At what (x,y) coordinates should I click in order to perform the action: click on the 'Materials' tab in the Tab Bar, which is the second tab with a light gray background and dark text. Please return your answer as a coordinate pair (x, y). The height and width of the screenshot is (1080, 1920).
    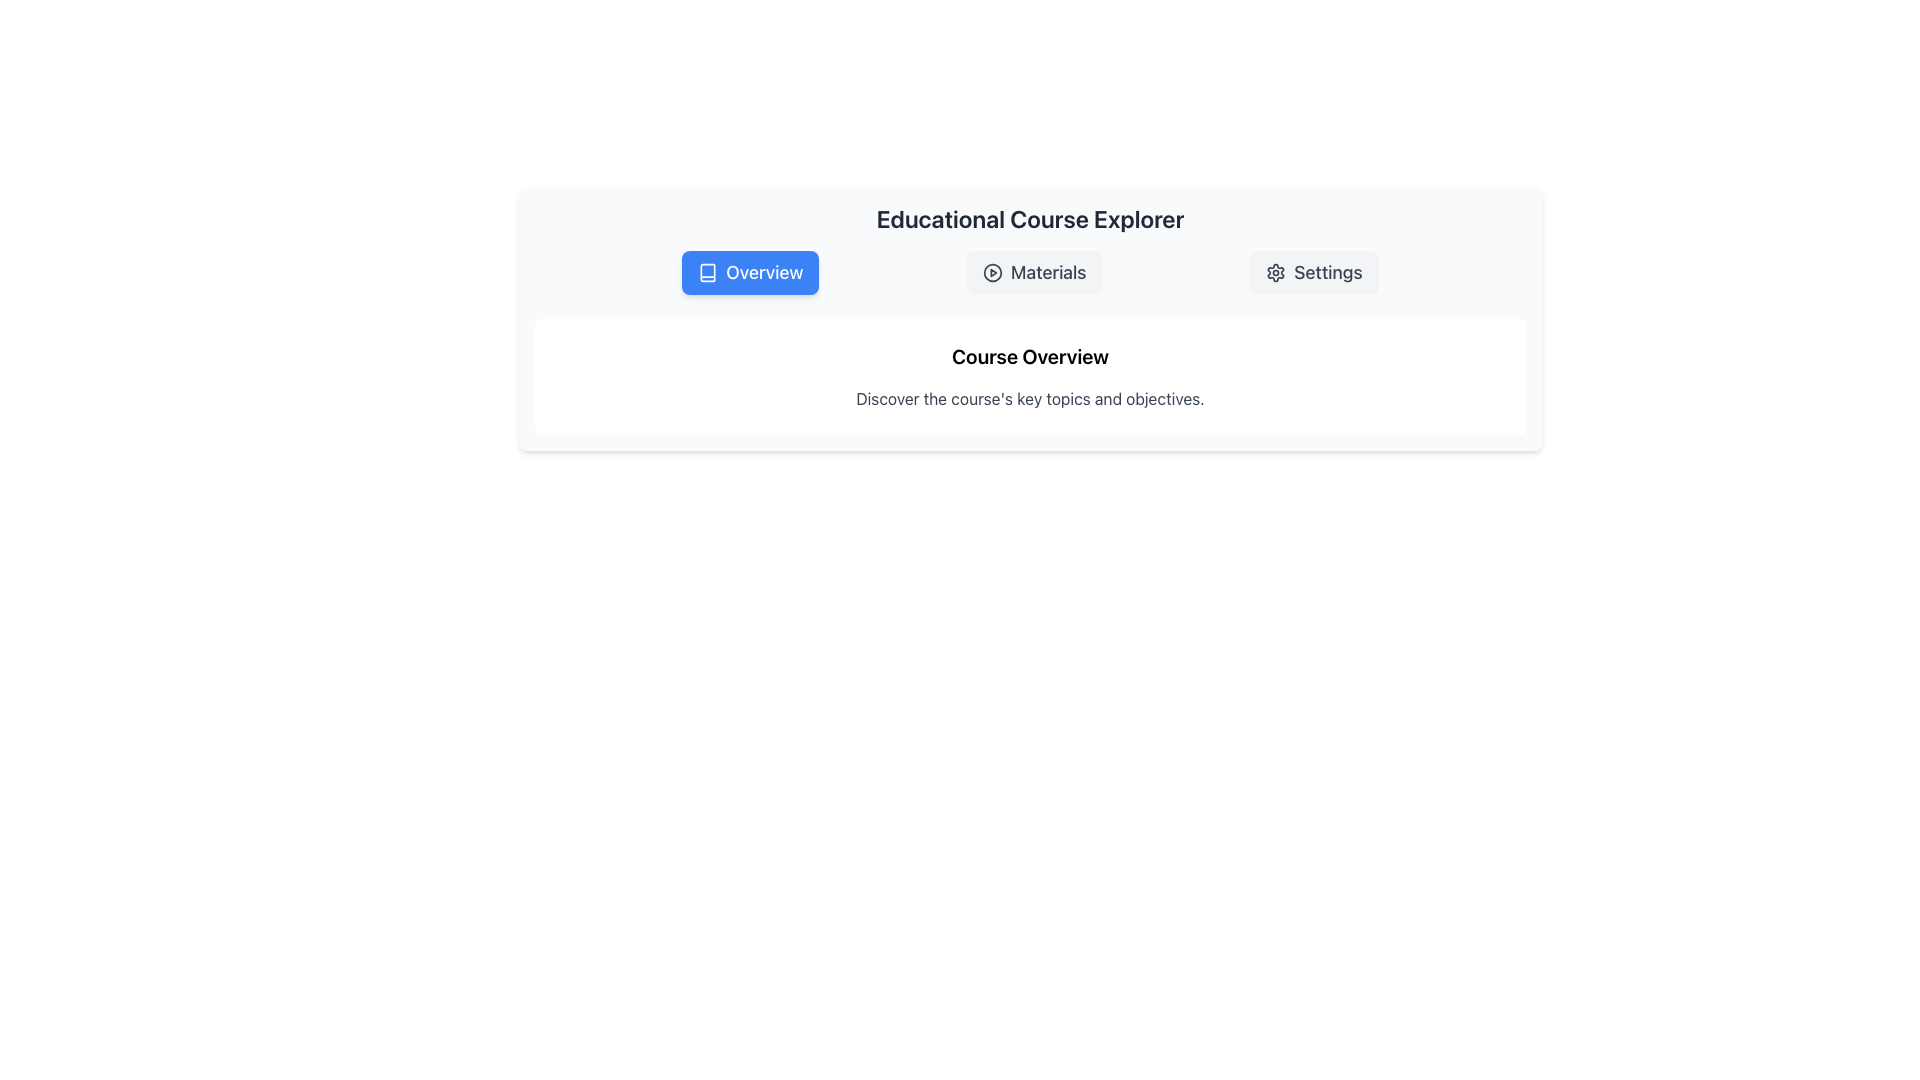
    Looking at the image, I should click on (1030, 273).